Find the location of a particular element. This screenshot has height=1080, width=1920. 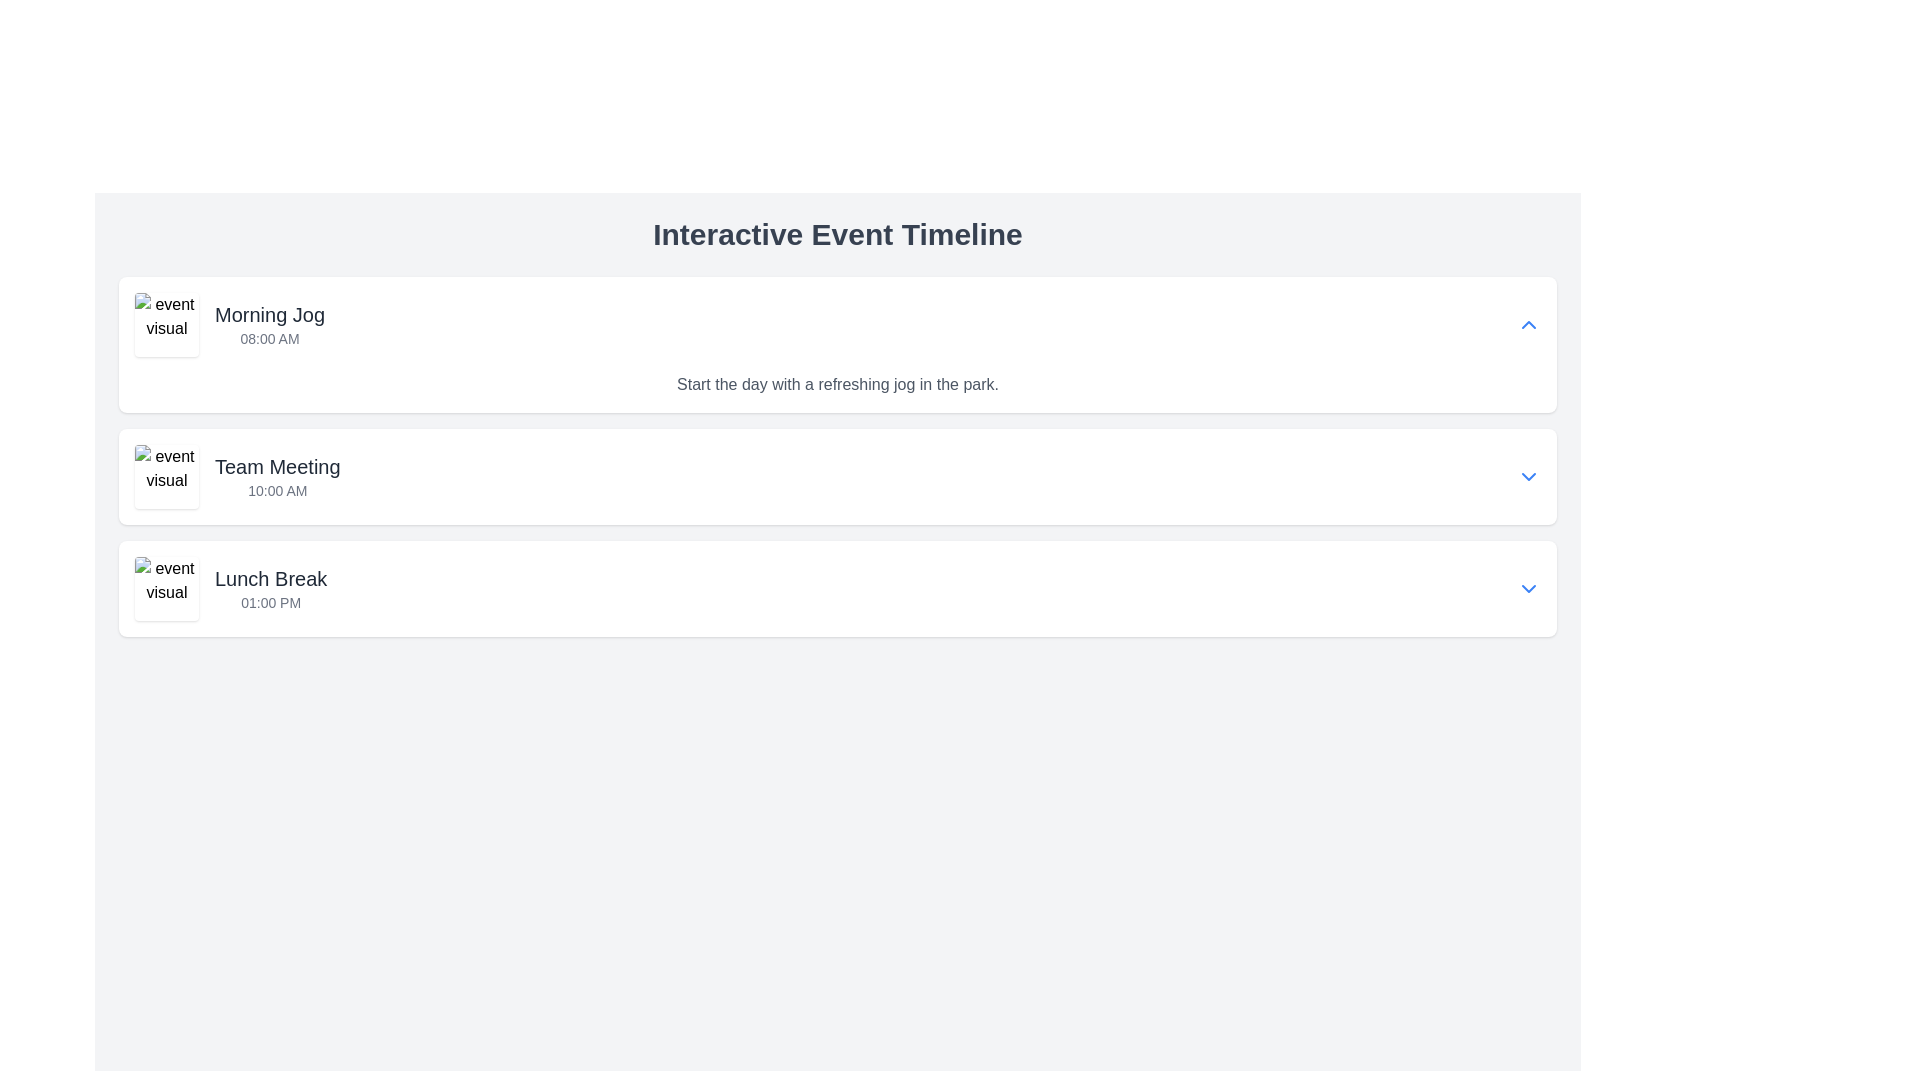

the Text Label element that states 'Start the day with a refreshing jog in the park.' which is positioned below the title 'Morning Jog' and the time '08:00 AM' is located at coordinates (838, 385).